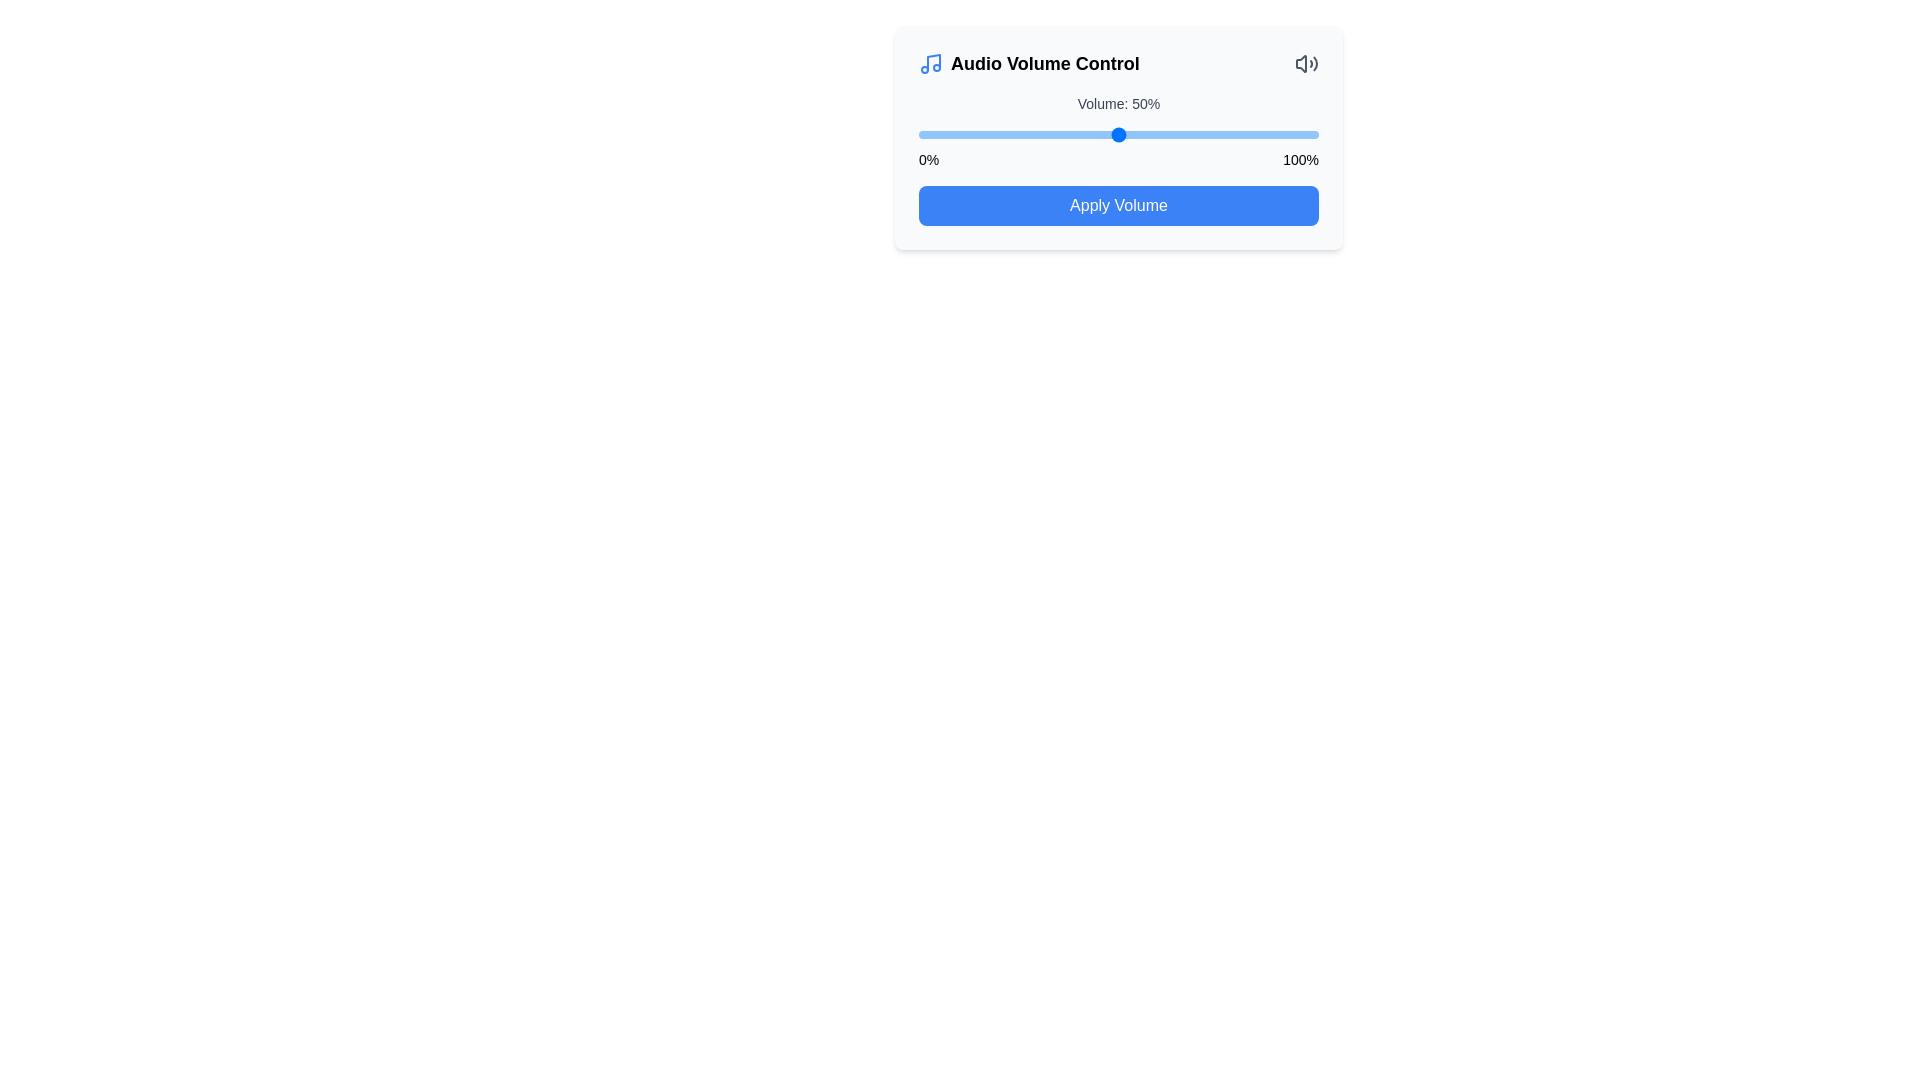  What do you see at coordinates (1242, 135) in the screenshot?
I see `the volume level` at bounding box center [1242, 135].